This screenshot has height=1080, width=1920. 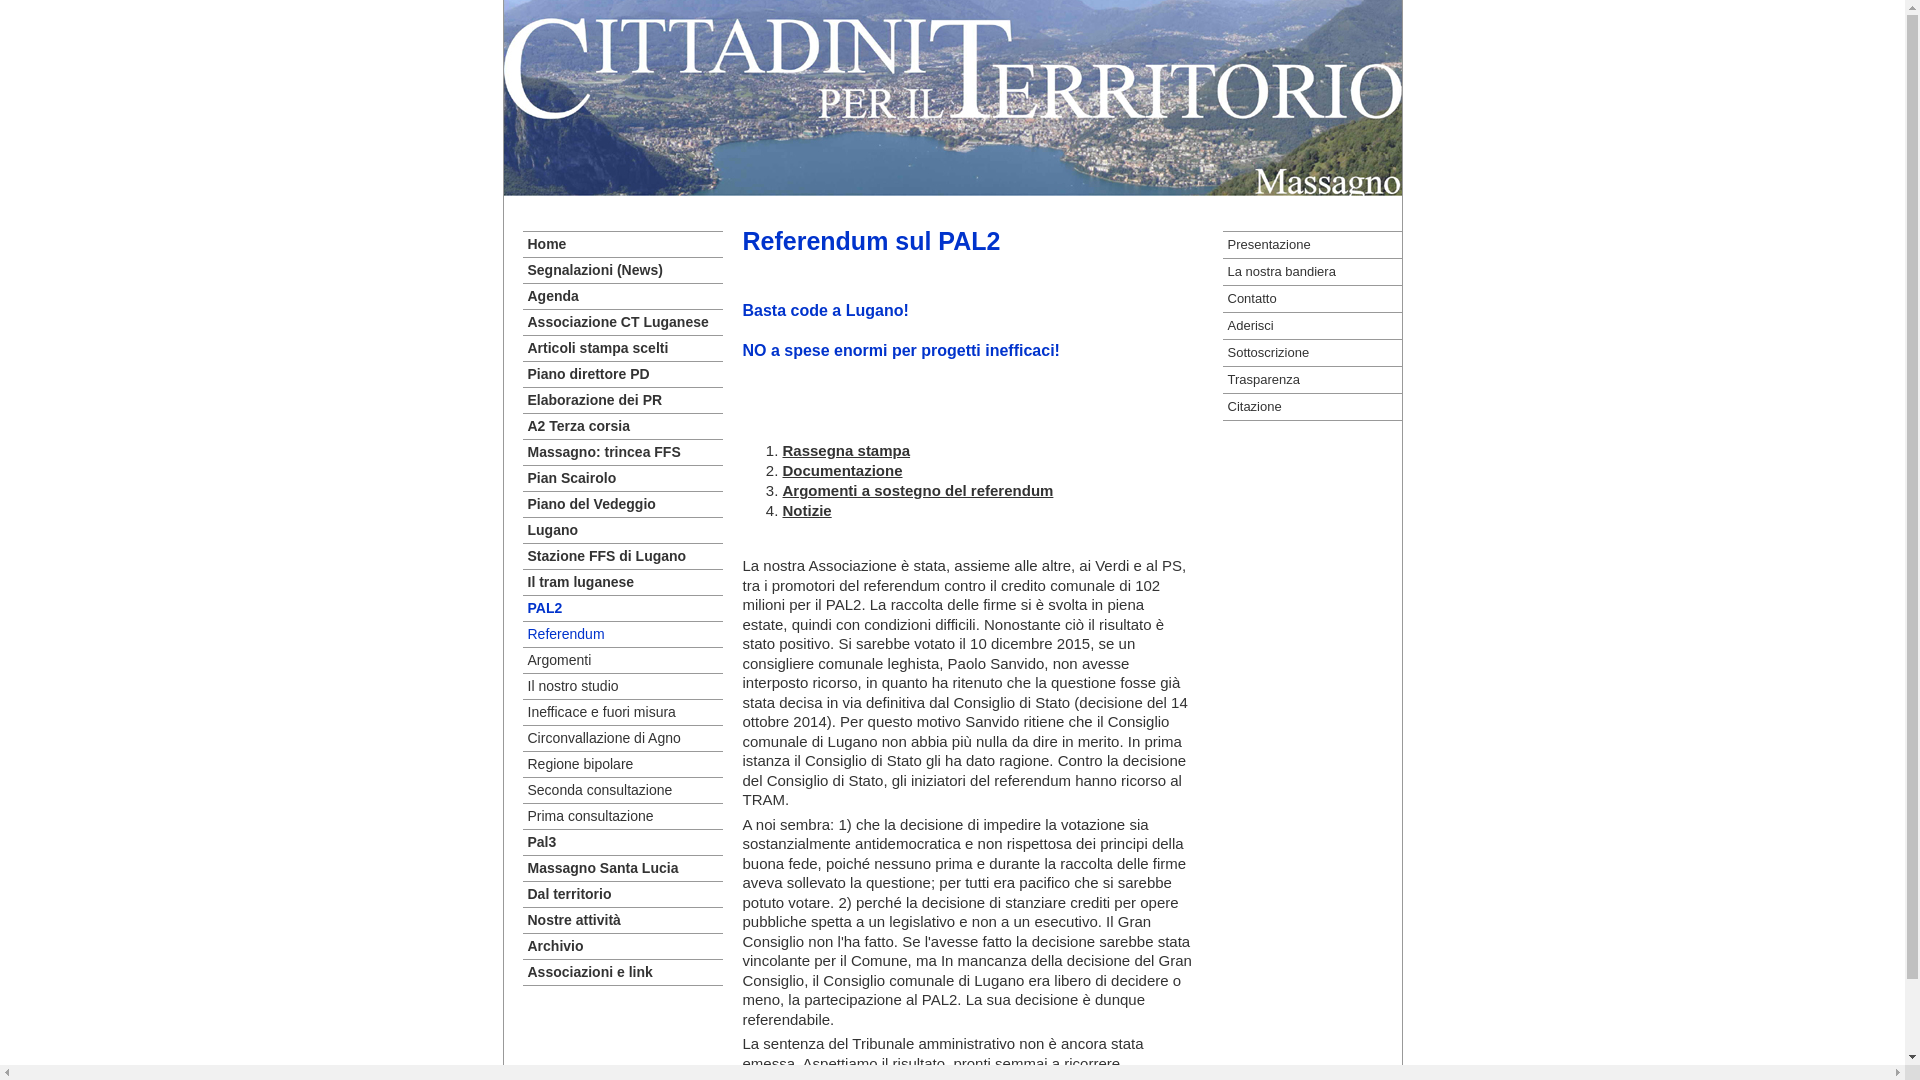 I want to click on 'Associazioni e link', so click(x=621, y=971).